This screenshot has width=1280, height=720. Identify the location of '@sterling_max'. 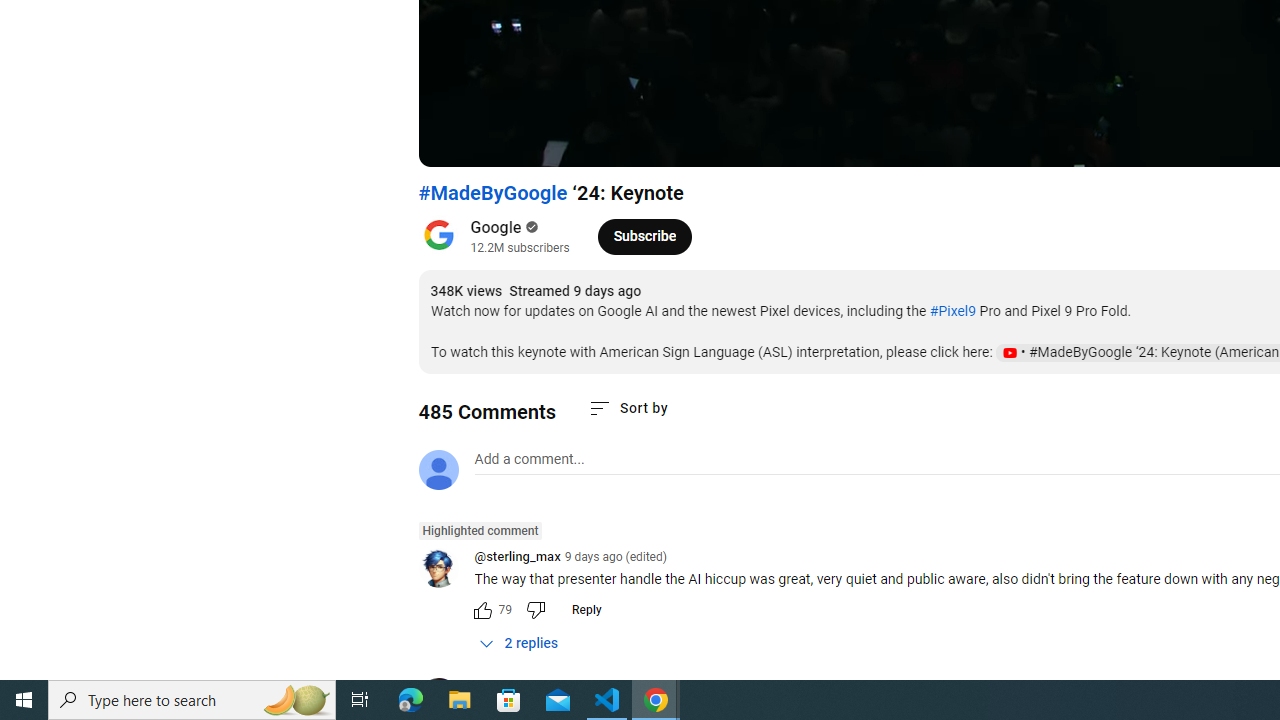
(517, 558).